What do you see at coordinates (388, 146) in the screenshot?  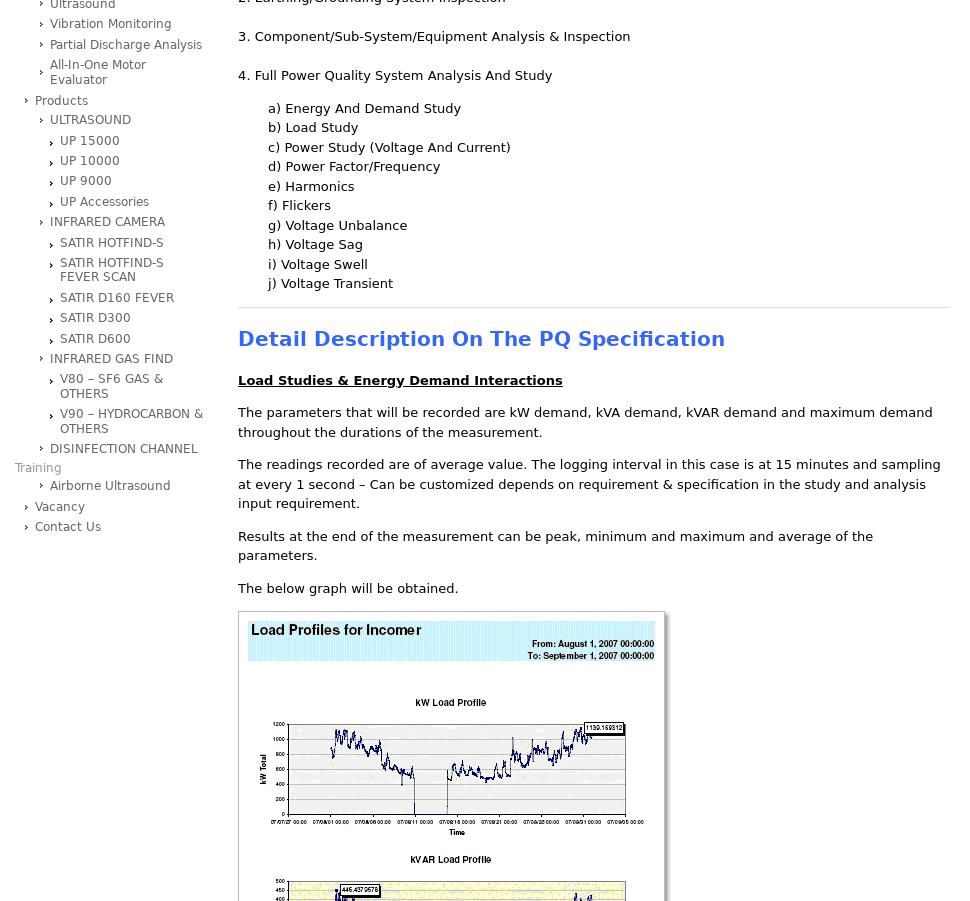 I see `'c) Power Study (Voltage And Current)'` at bounding box center [388, 146].